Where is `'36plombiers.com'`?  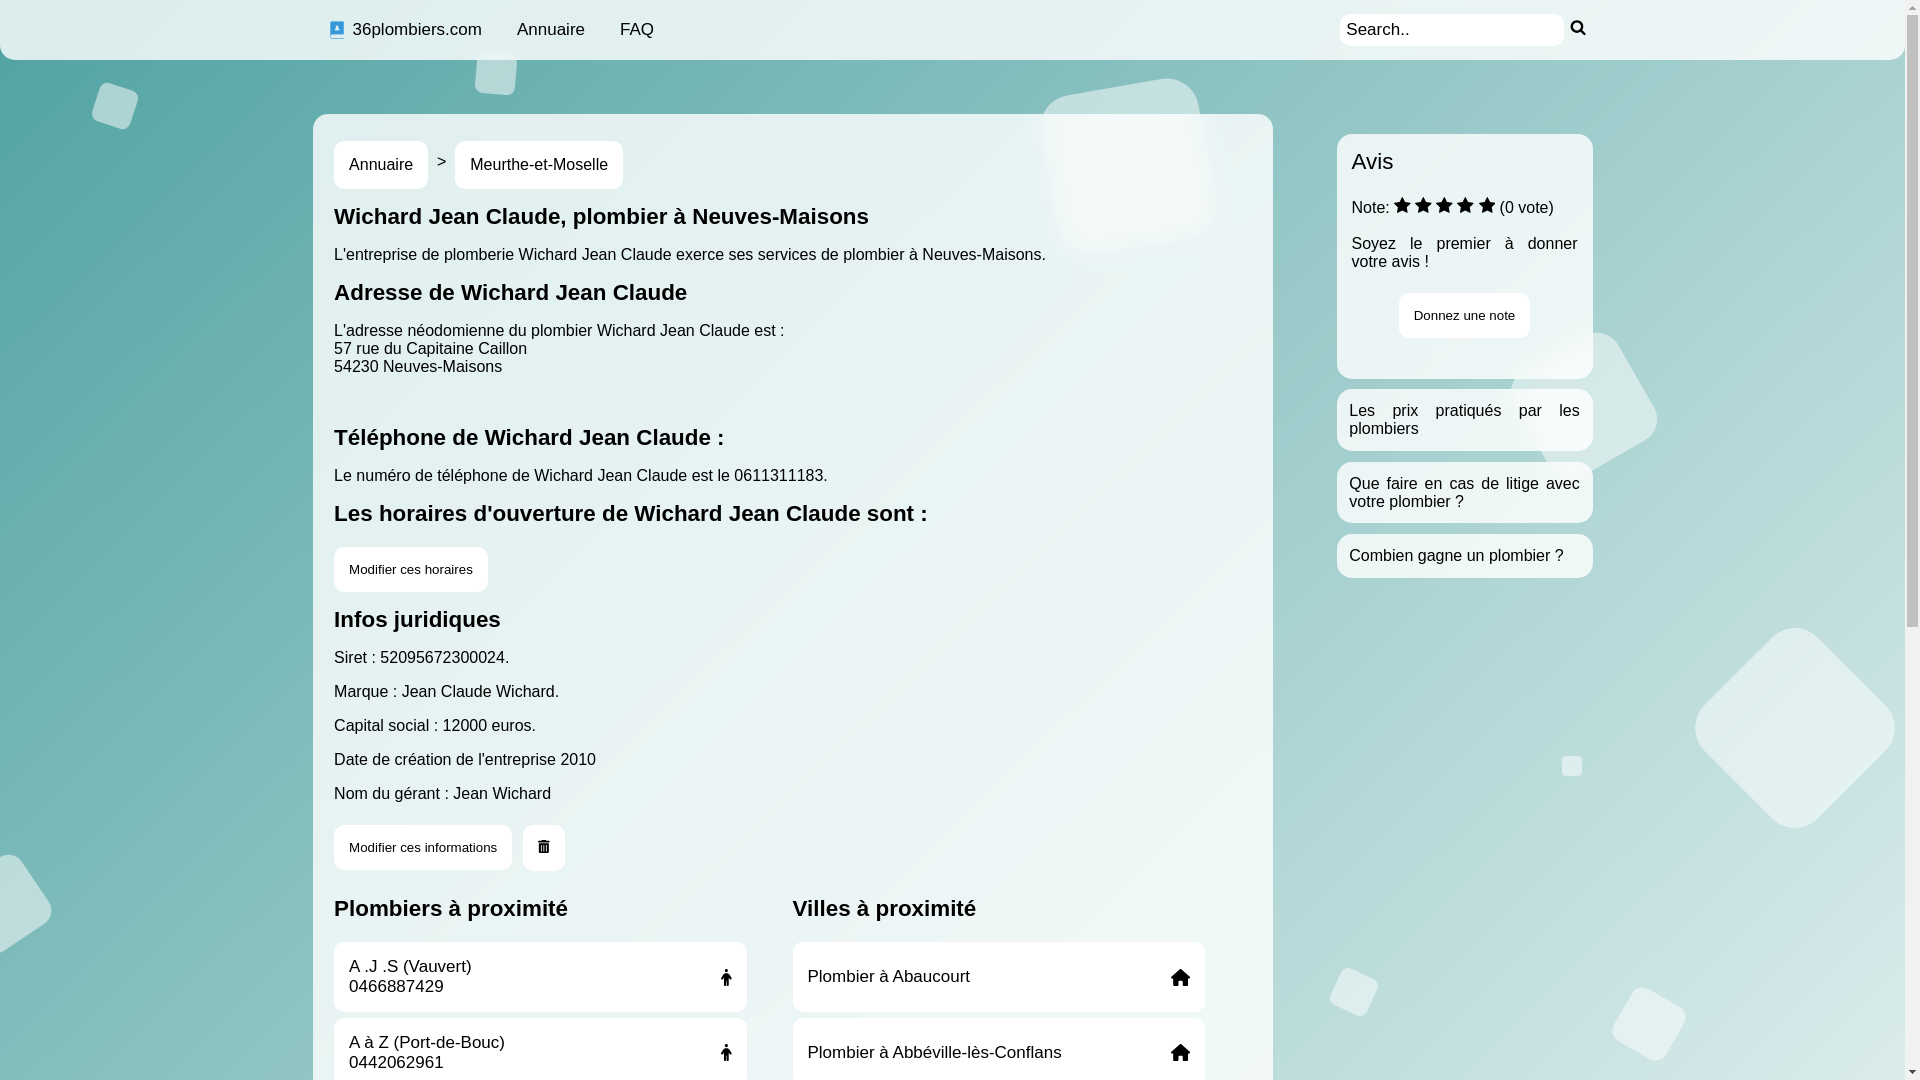
'36plombiers.com' is located at coordinates (402, 30).